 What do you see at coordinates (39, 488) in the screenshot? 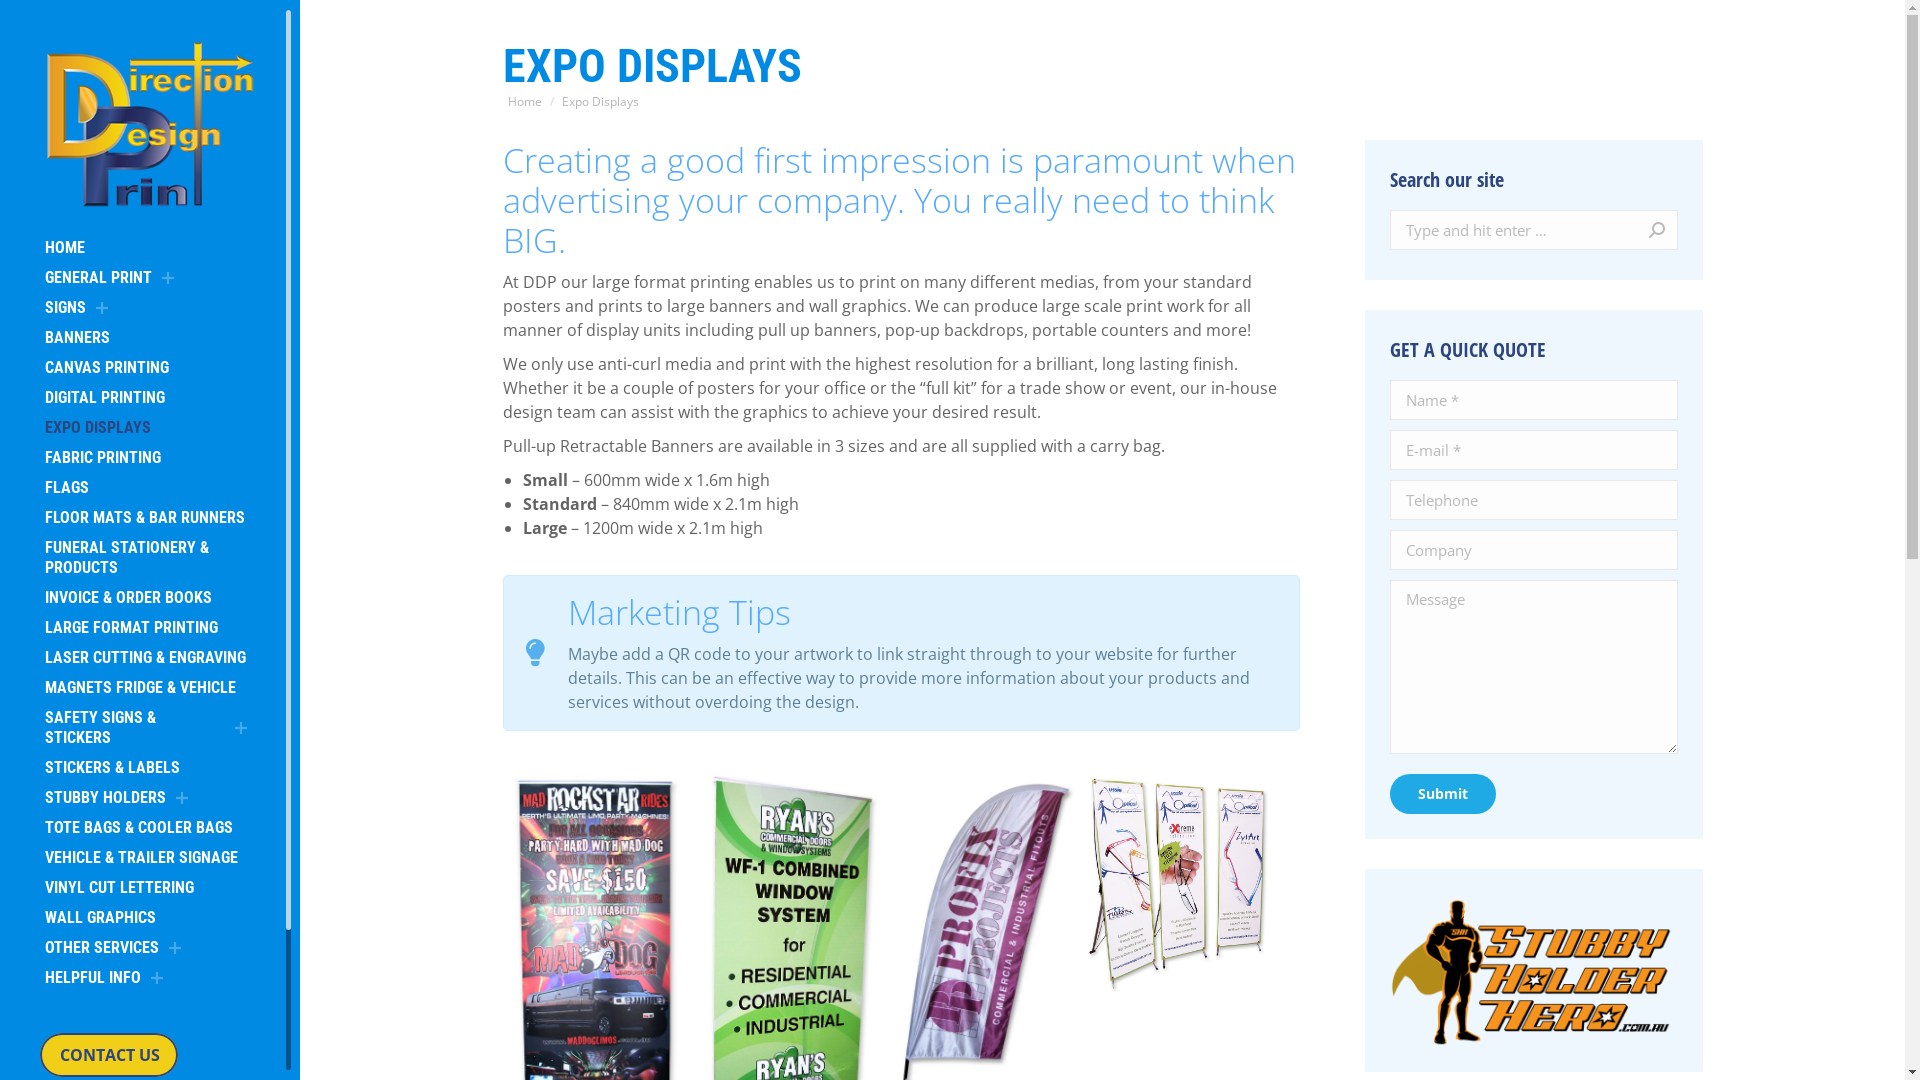
I see `'FLAGS'` at bounding box center [39, 488].